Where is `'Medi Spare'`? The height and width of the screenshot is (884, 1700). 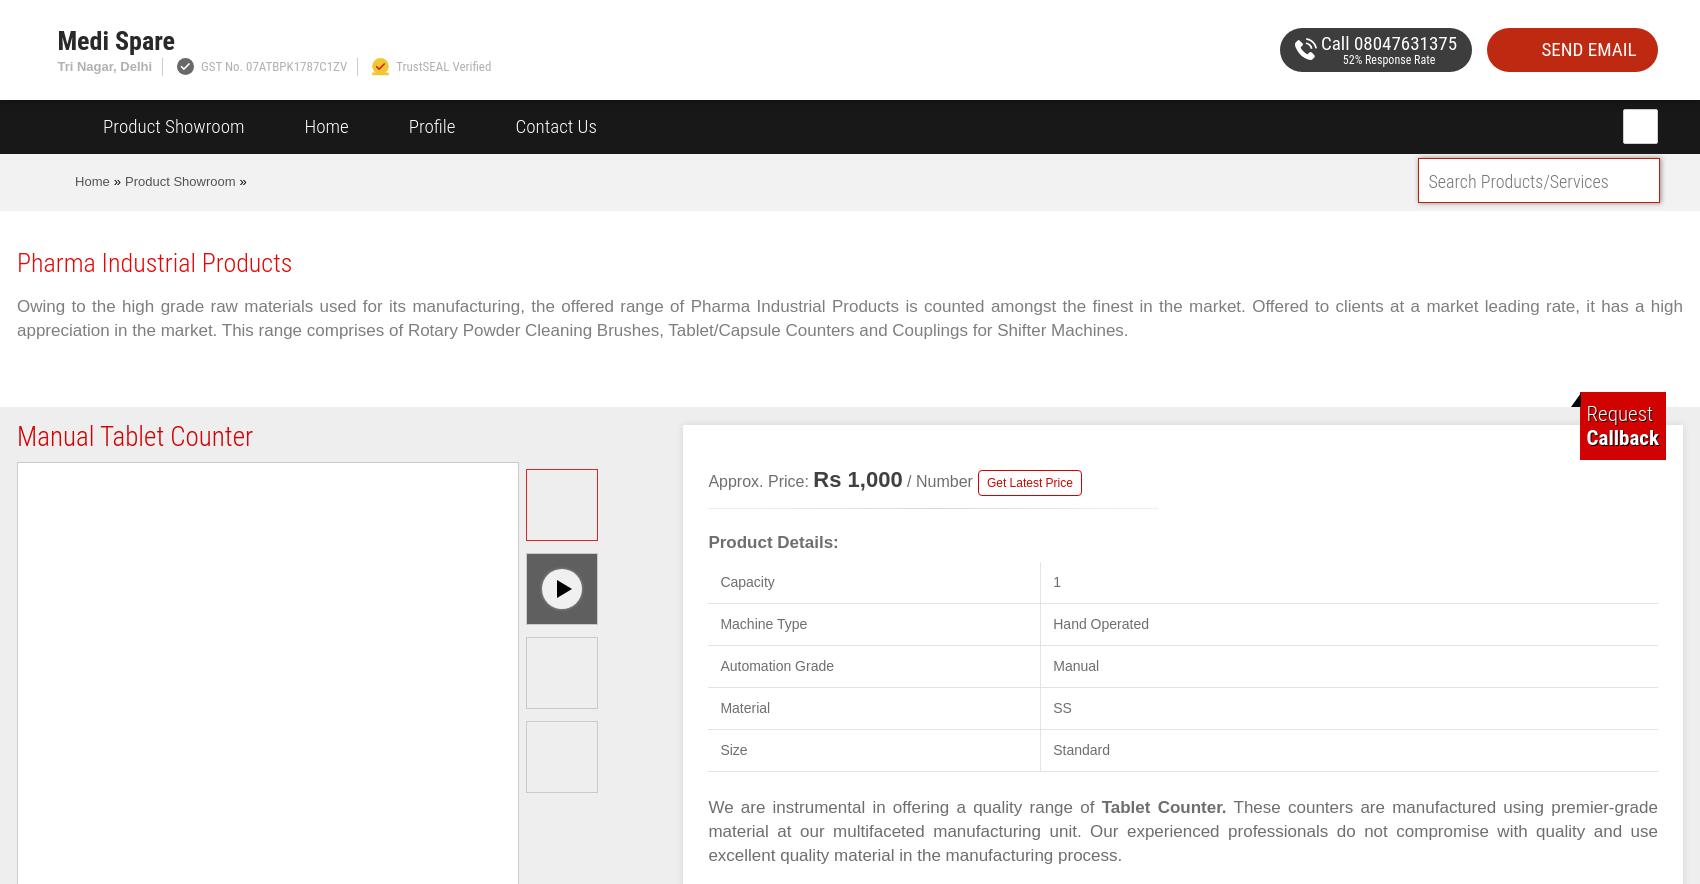
'Medi Spare' is located at coordinates (56, 40).